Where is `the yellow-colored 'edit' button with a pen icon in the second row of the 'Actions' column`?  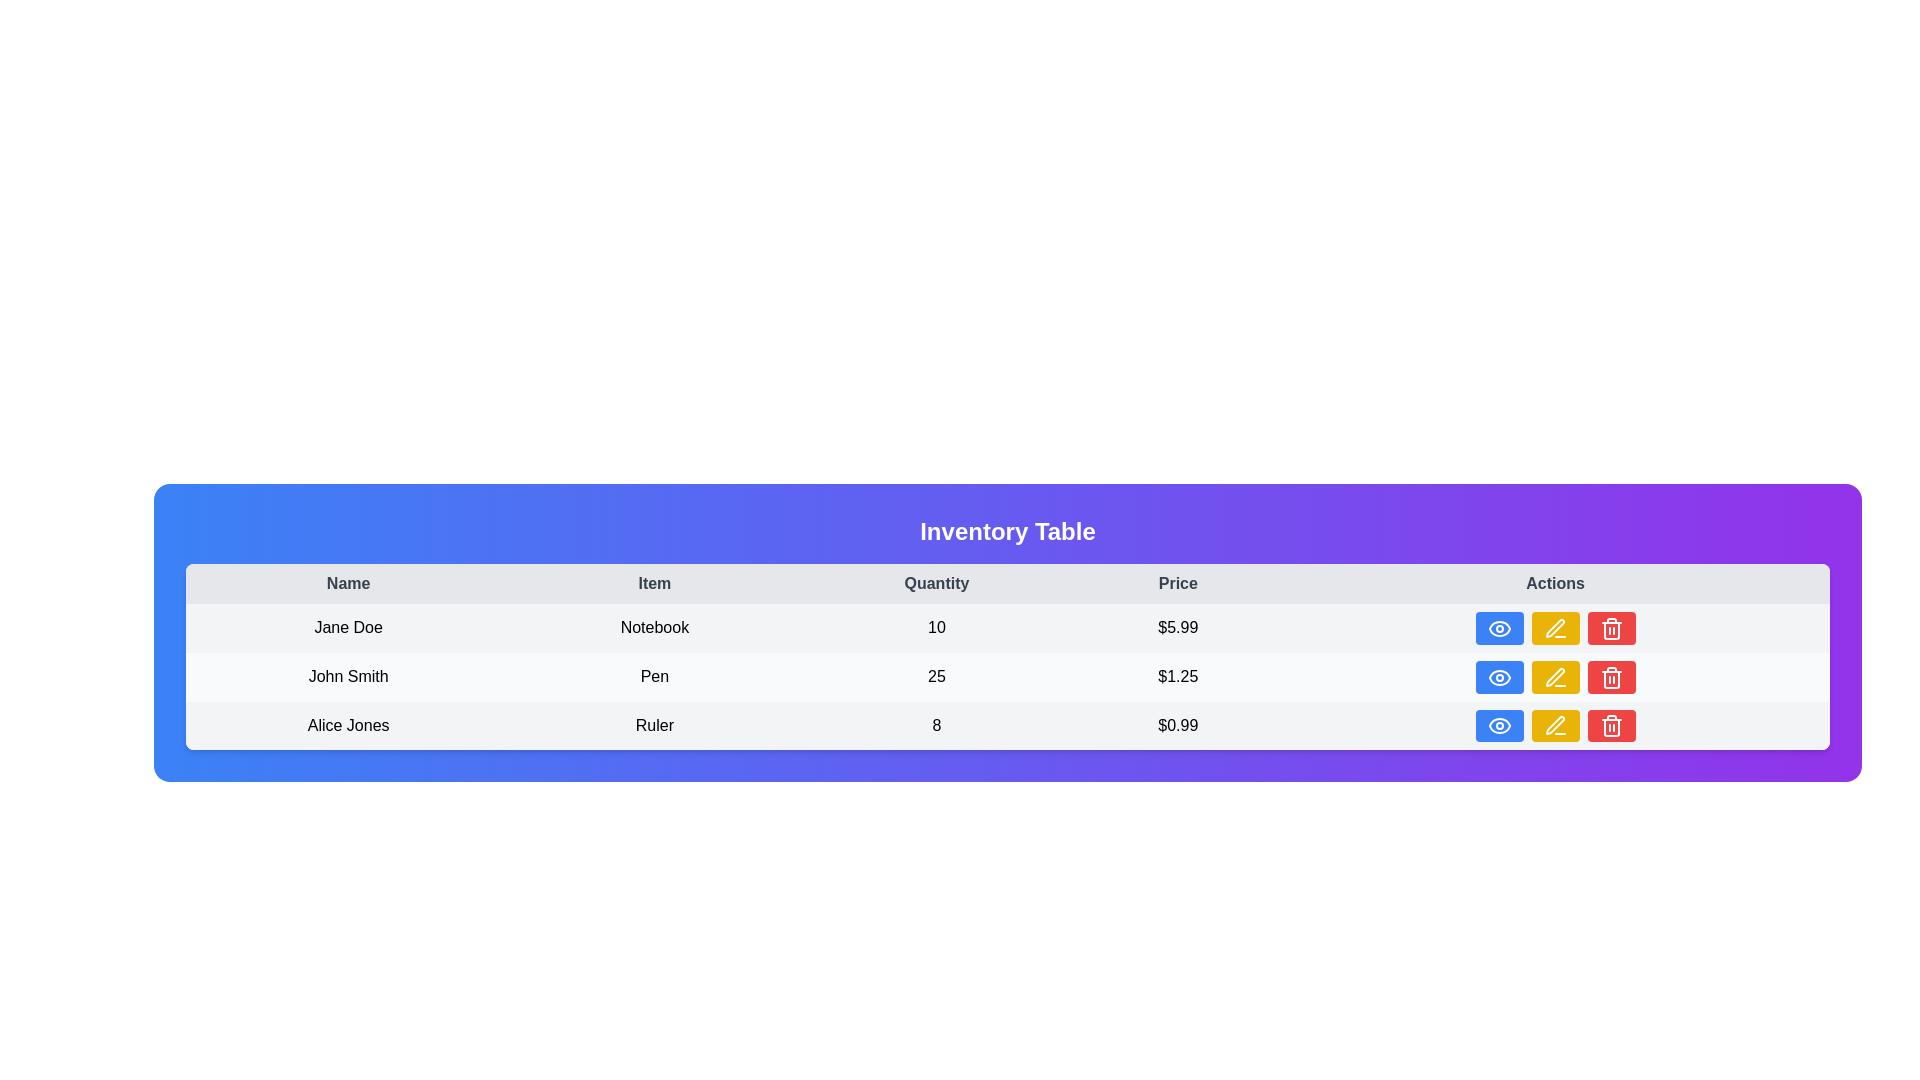 the yellow-colored 'edit' button with a pen icon in the second row of the 'Actions' column is located at coordinates (1554, 676).